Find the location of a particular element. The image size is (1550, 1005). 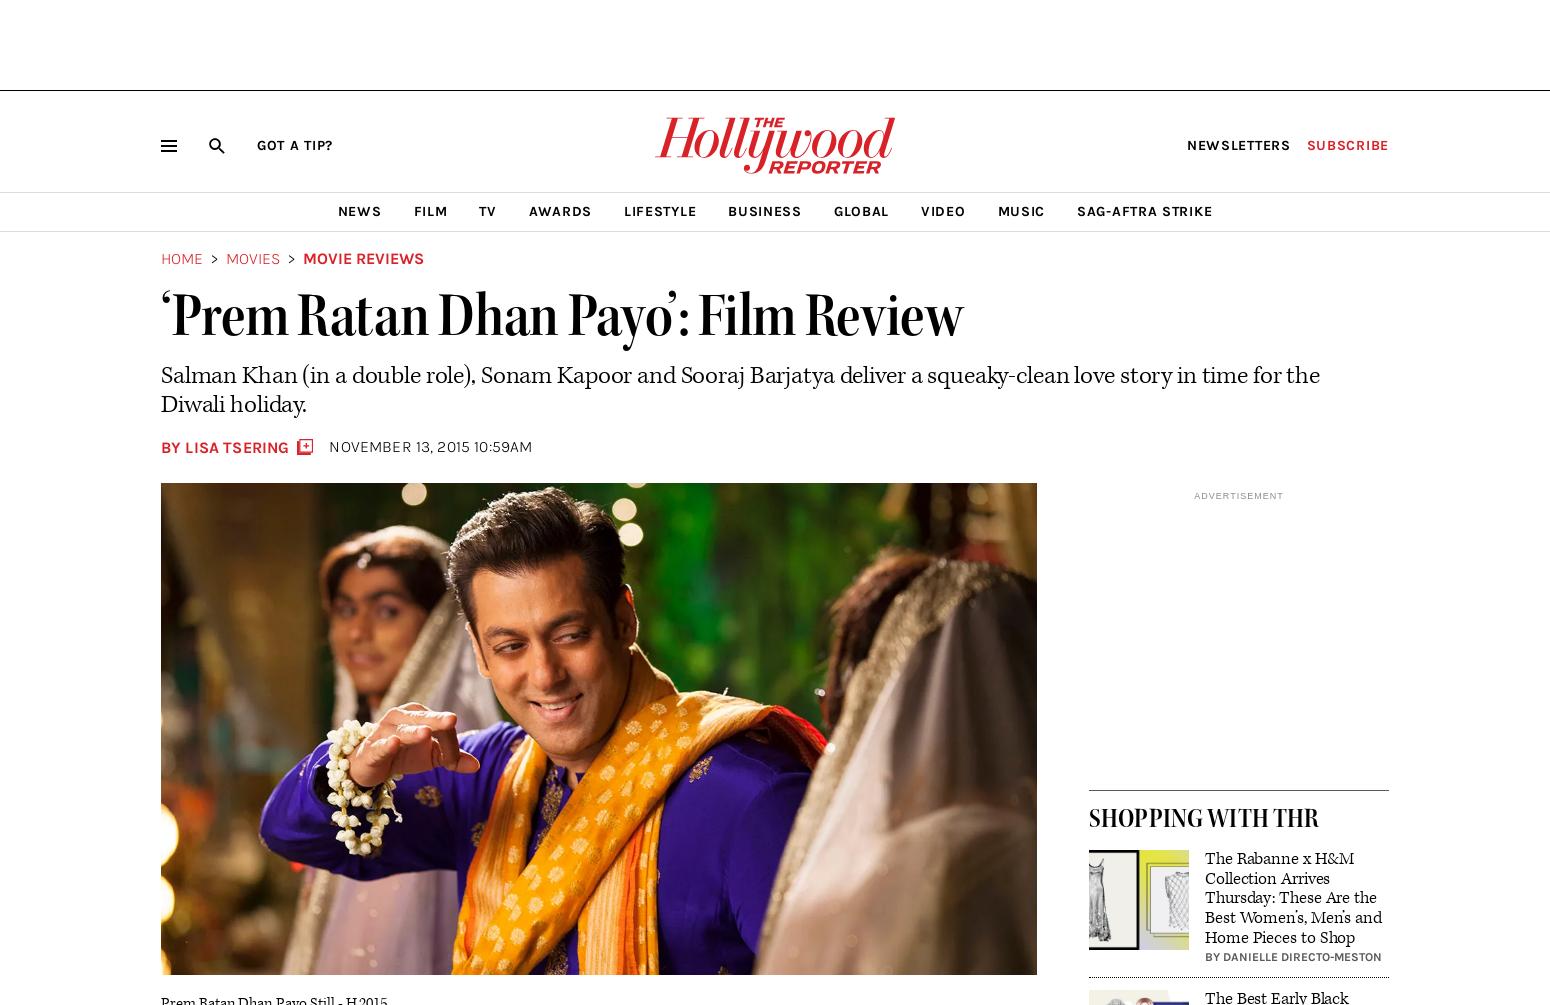

'More Stories by Lisa Tsering' is located at coordinates (269, 519).